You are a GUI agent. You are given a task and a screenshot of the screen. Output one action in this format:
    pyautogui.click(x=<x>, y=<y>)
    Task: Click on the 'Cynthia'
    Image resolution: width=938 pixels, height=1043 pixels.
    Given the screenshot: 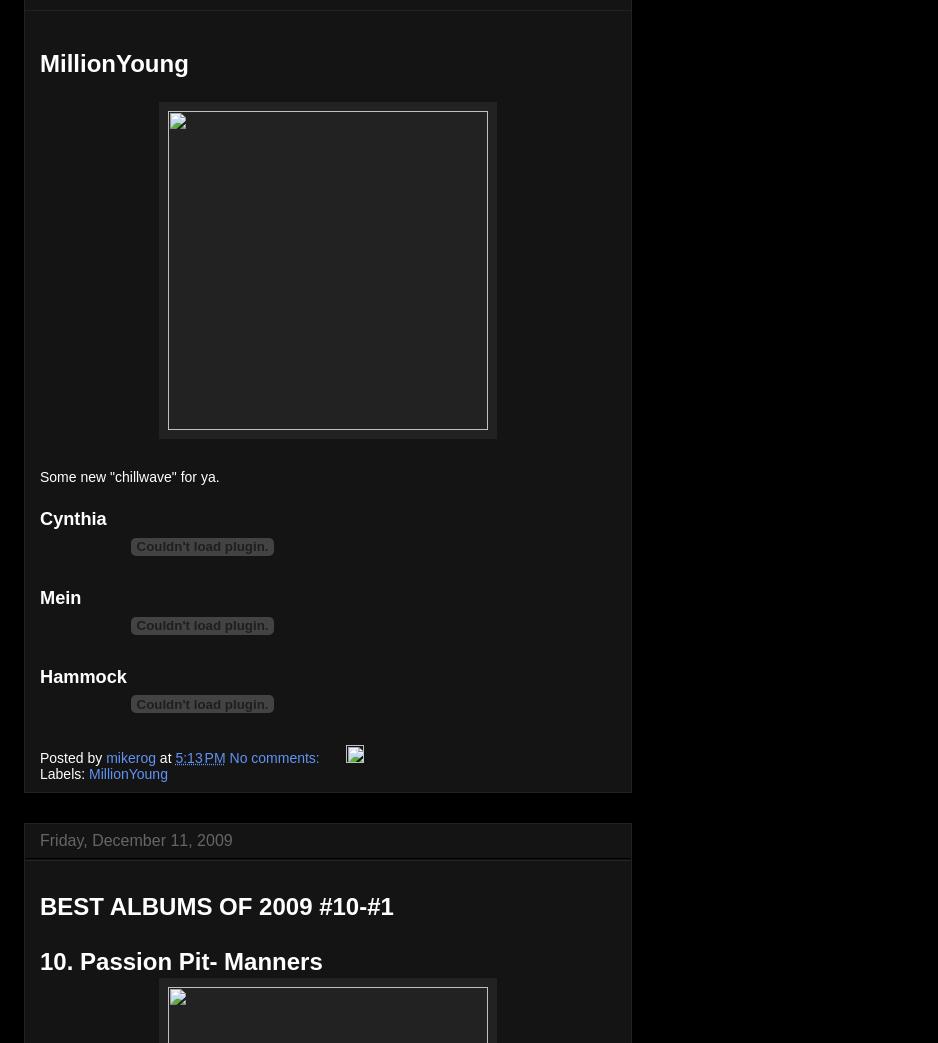 What is the action you would take?
    pyautogui.click(x=38, y=517)
    